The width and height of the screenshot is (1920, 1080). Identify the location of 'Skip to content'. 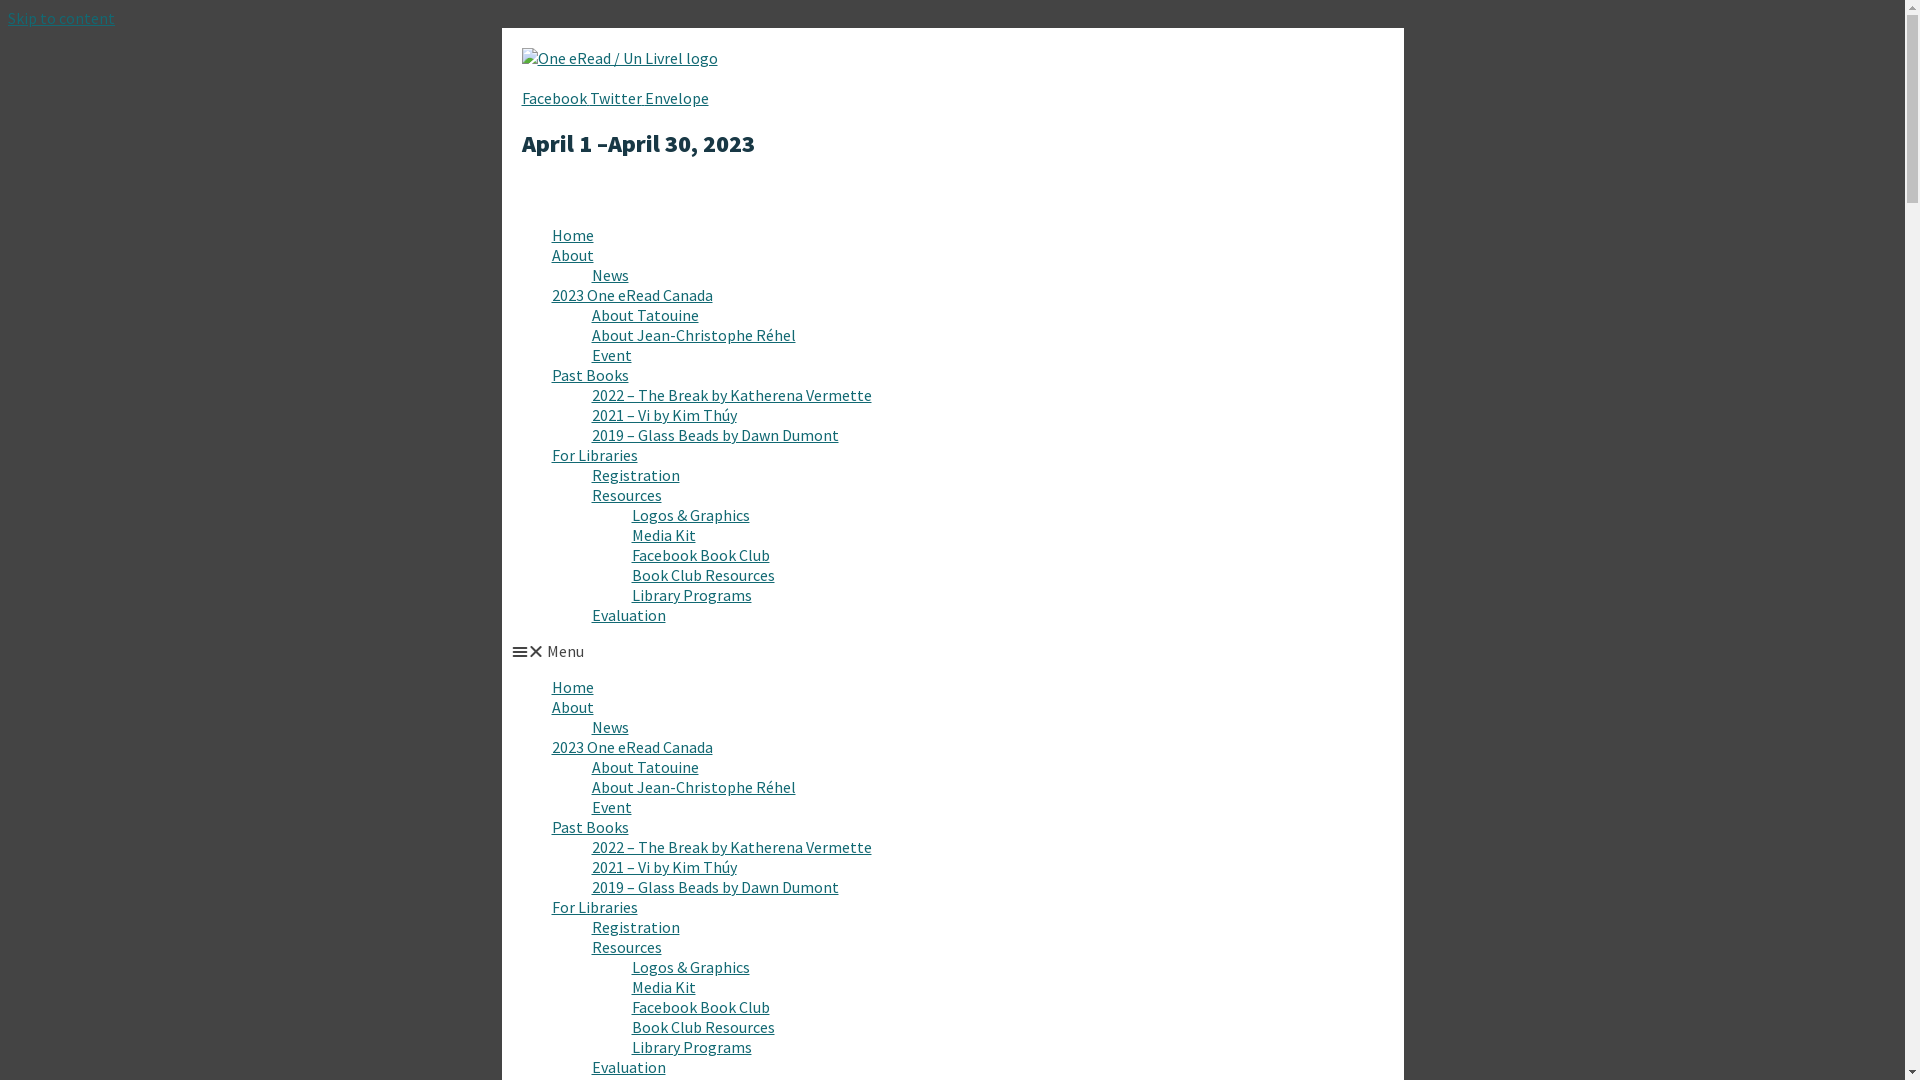
(61, 18).